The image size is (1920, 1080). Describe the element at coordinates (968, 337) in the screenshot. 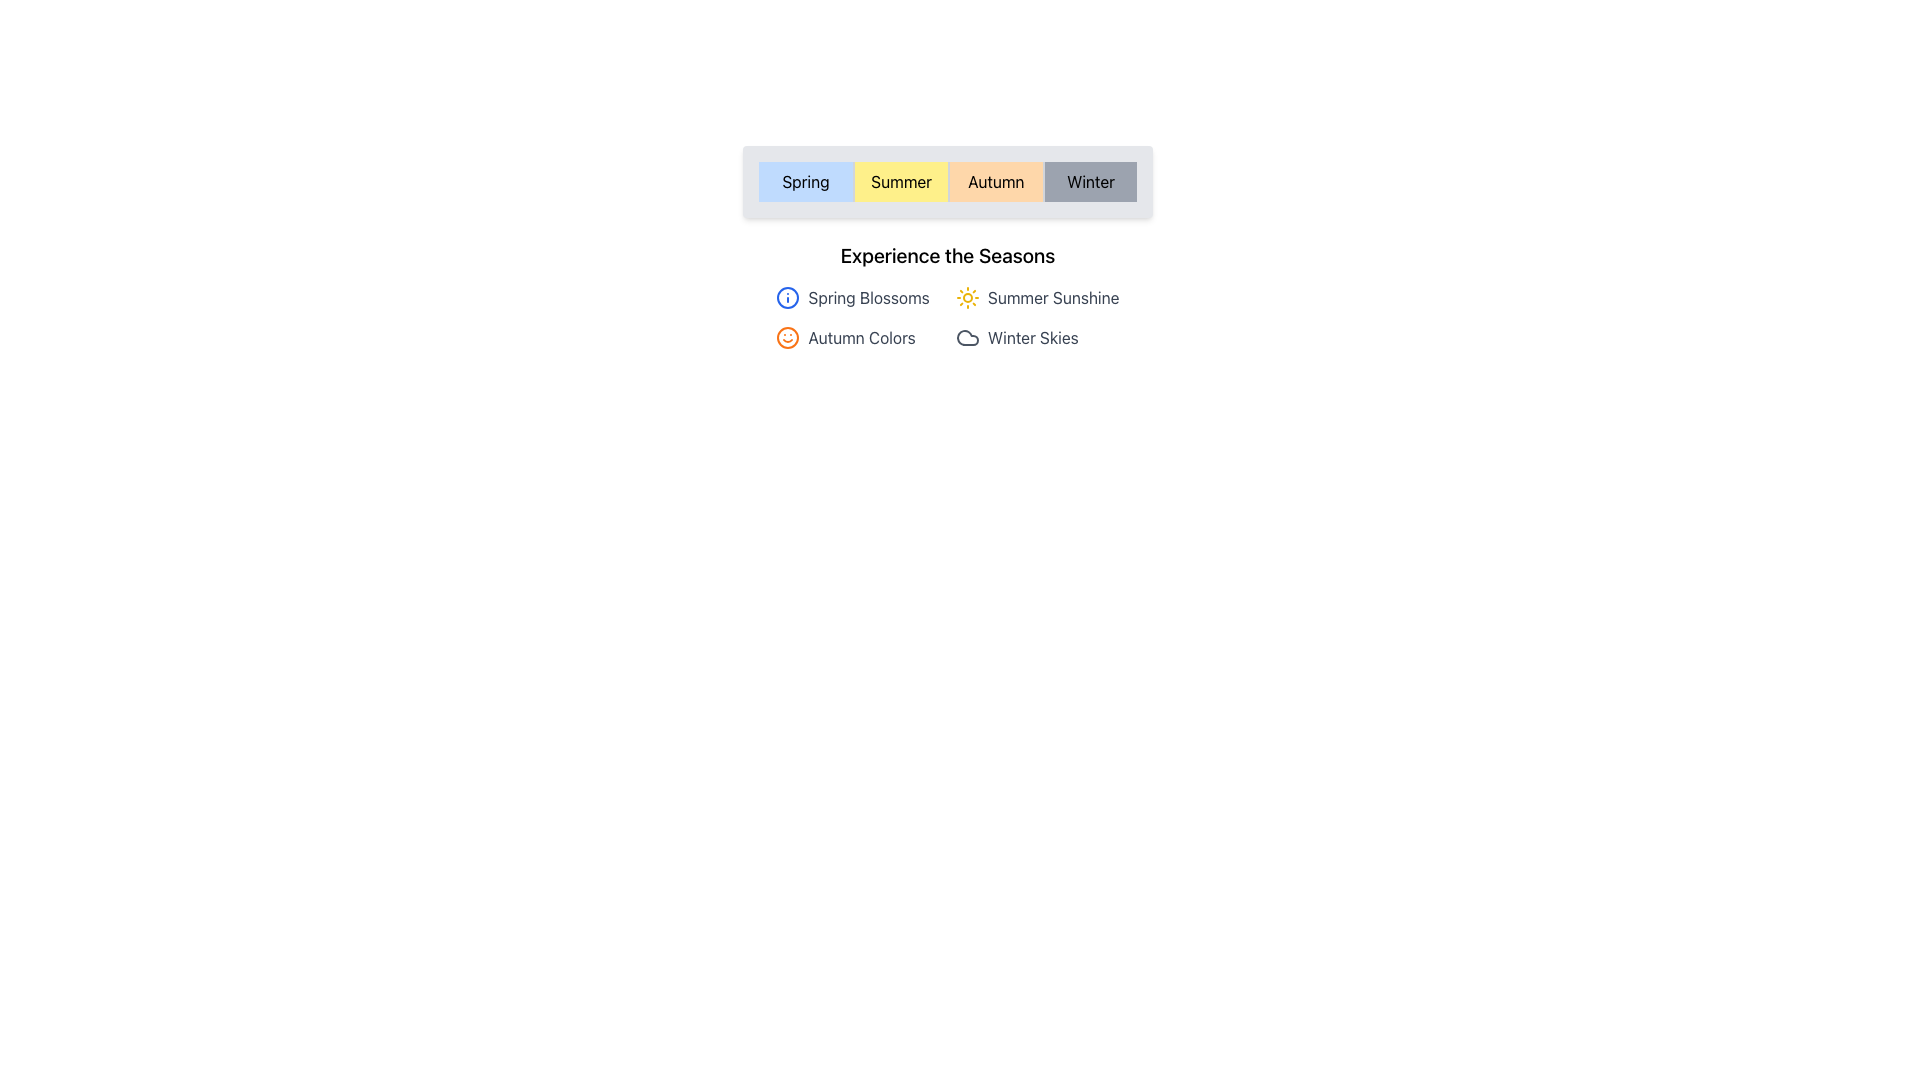

I see `the decorative icon representing 'Winter Skies' located in the bottom right of the four icon-text representations for interaction` at that location.